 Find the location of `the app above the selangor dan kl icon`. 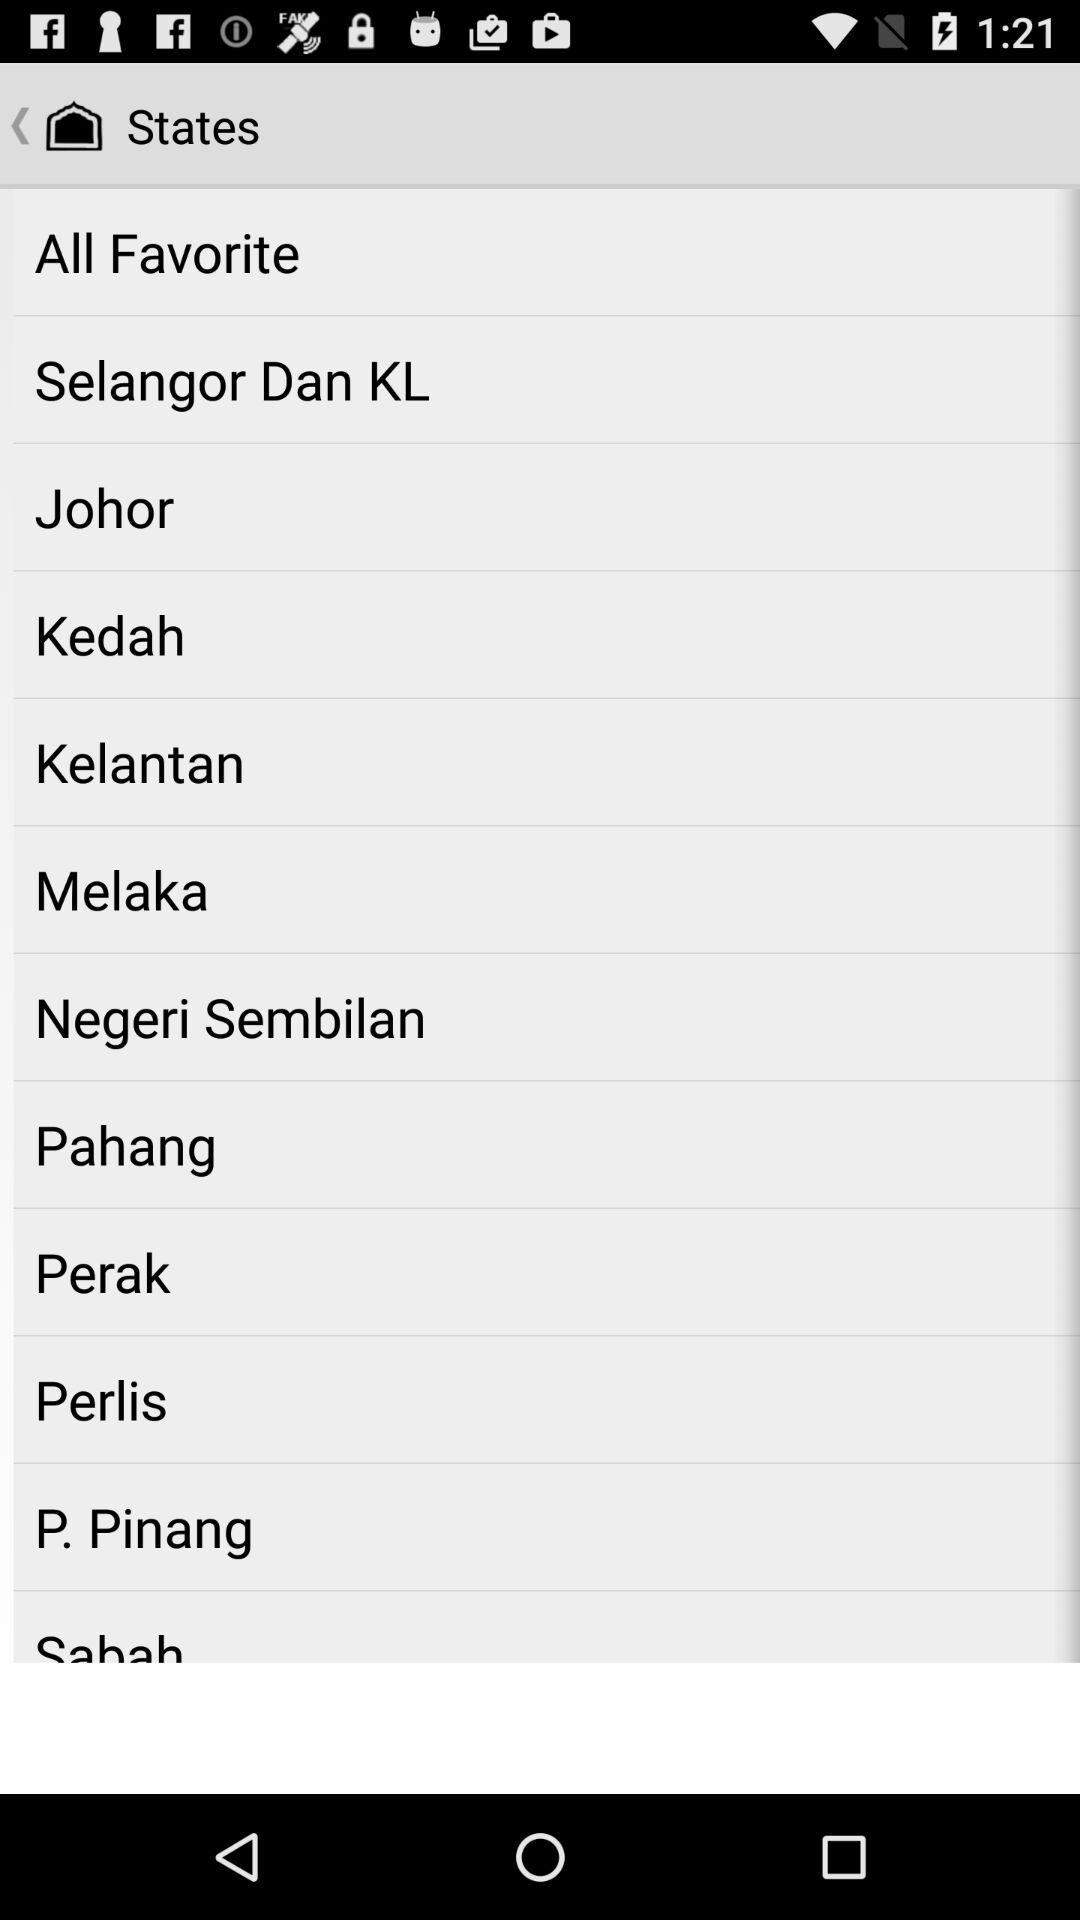

the app above the selangor dan kl icon is located at coordinates (546, 251).